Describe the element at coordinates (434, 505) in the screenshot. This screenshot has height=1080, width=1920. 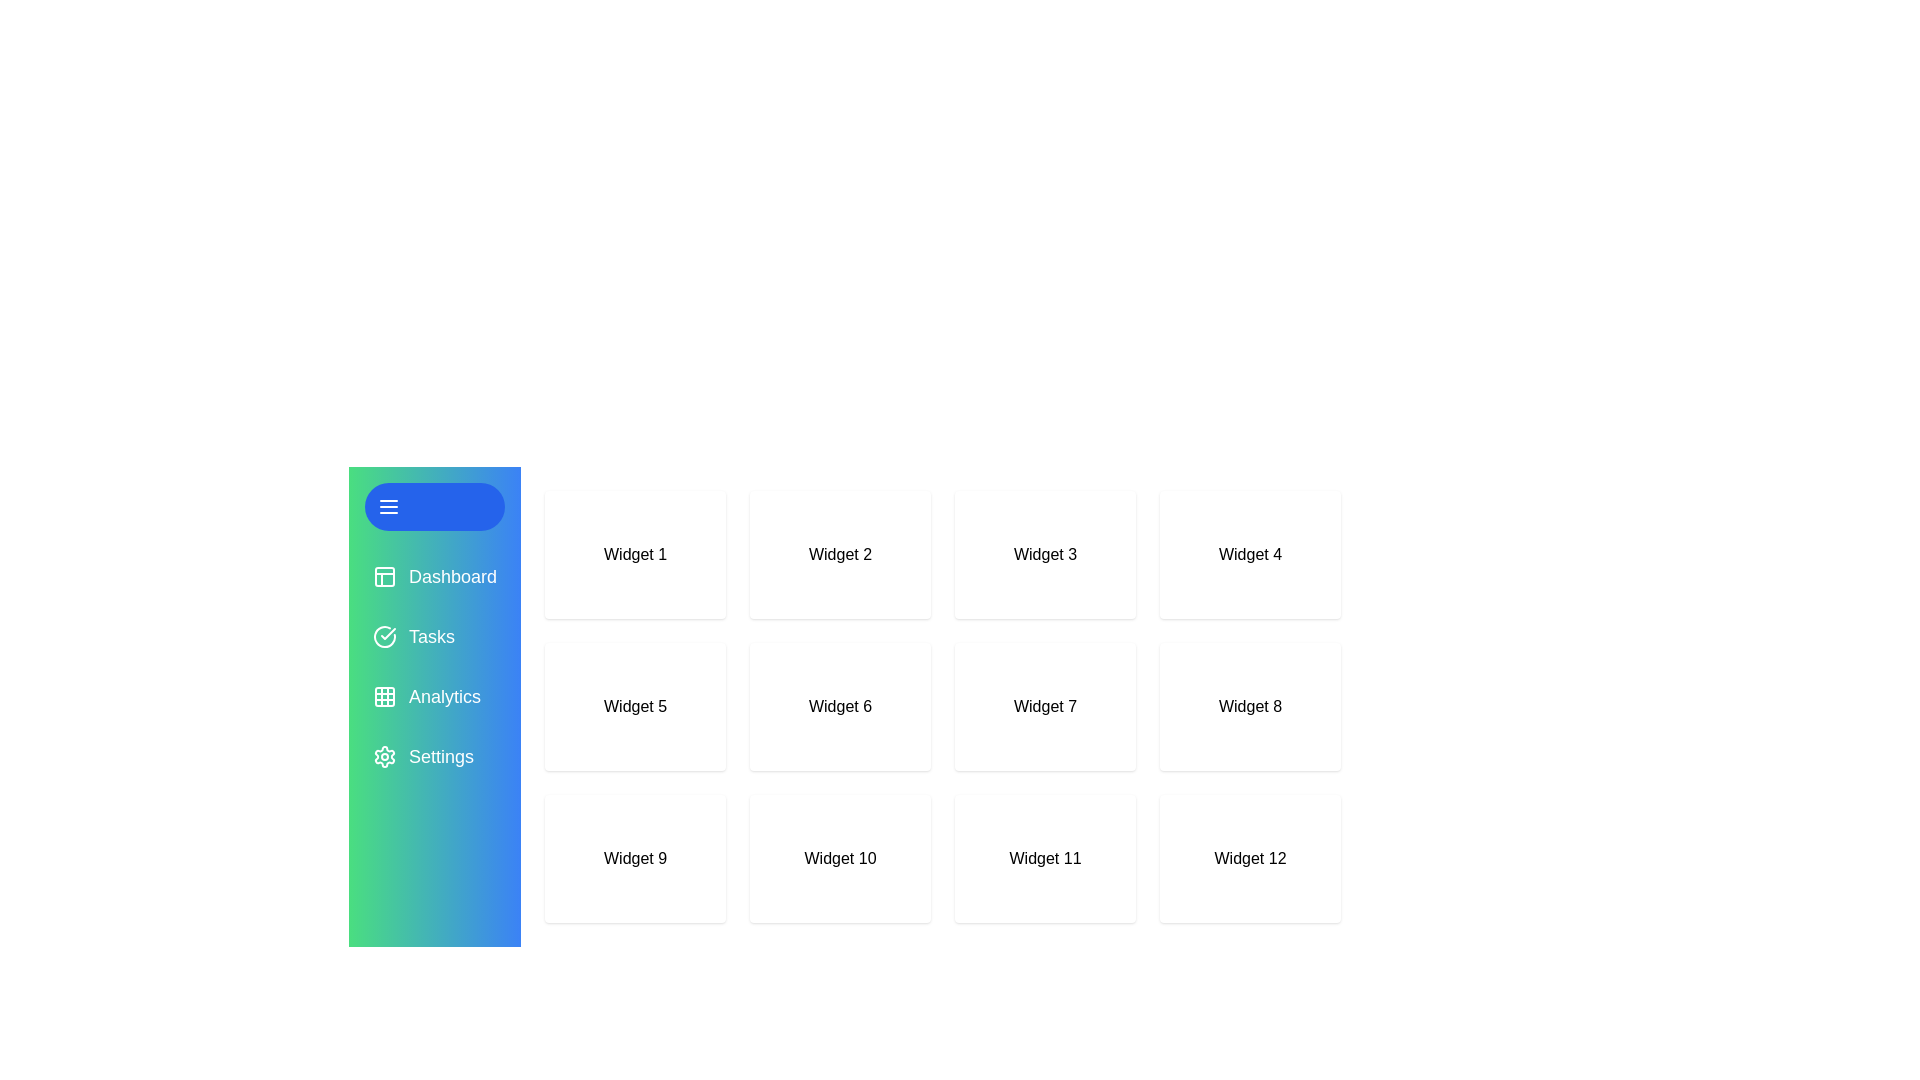
I see `toggle button to change the sidebar visibility` at that location.